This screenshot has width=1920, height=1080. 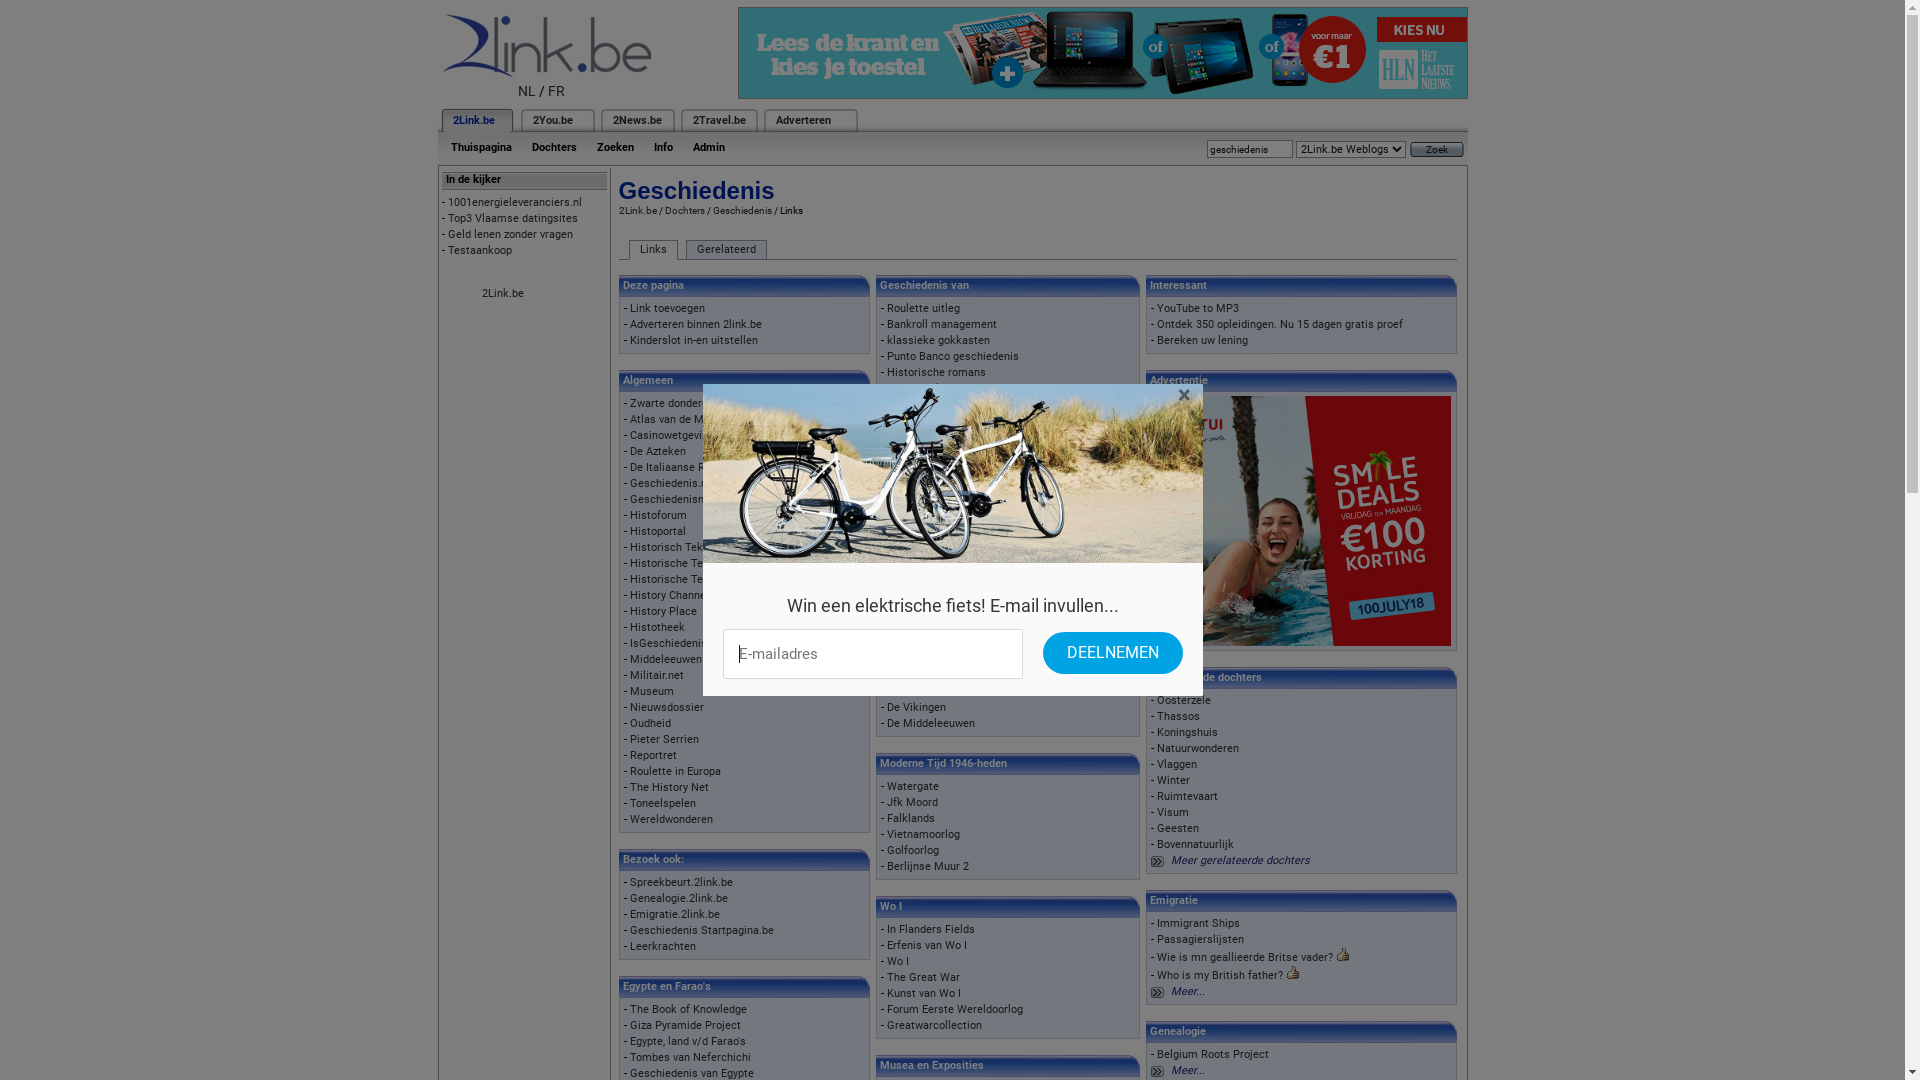 What do you see at coordinates (1156, 844) in the screenshot?
I see `'Bovennatuurlijk'` at bounding box center [1156, 844].